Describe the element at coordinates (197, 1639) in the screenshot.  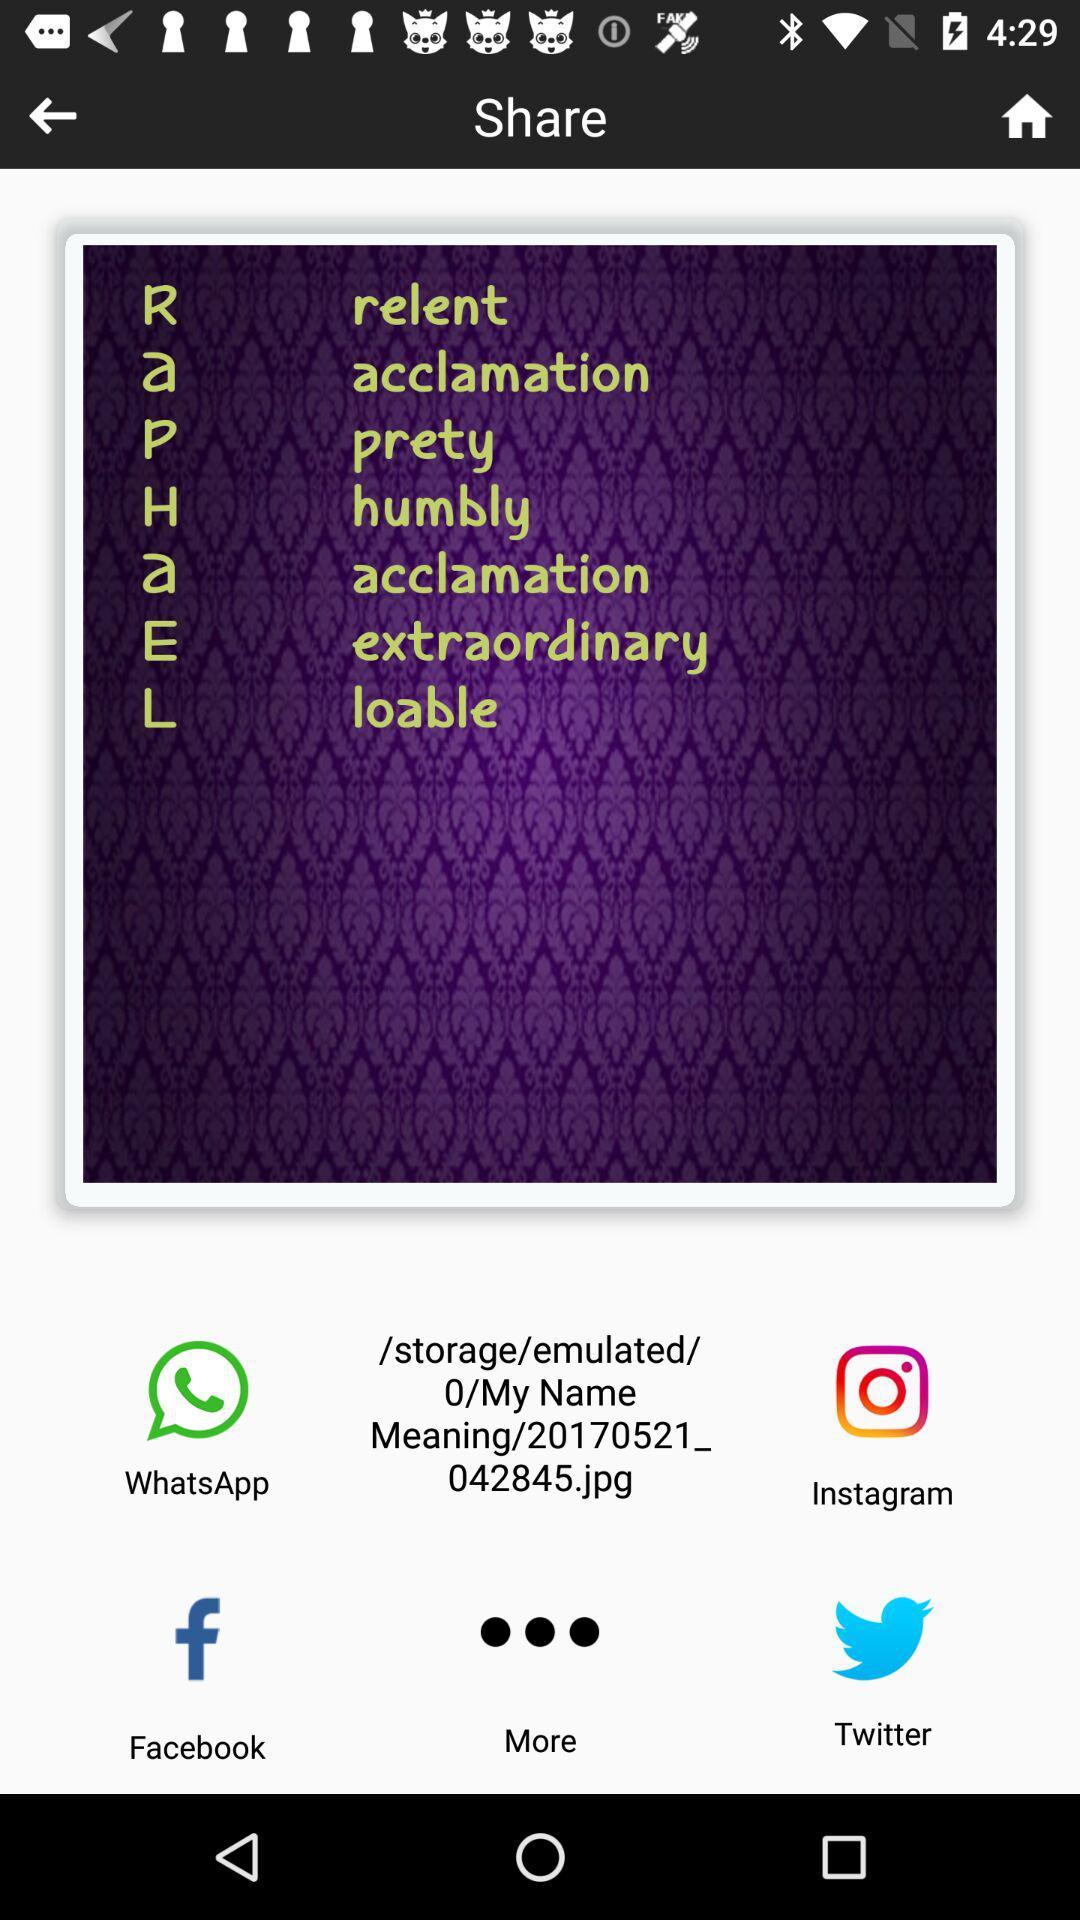
I see `share picture on facebook` at that location.